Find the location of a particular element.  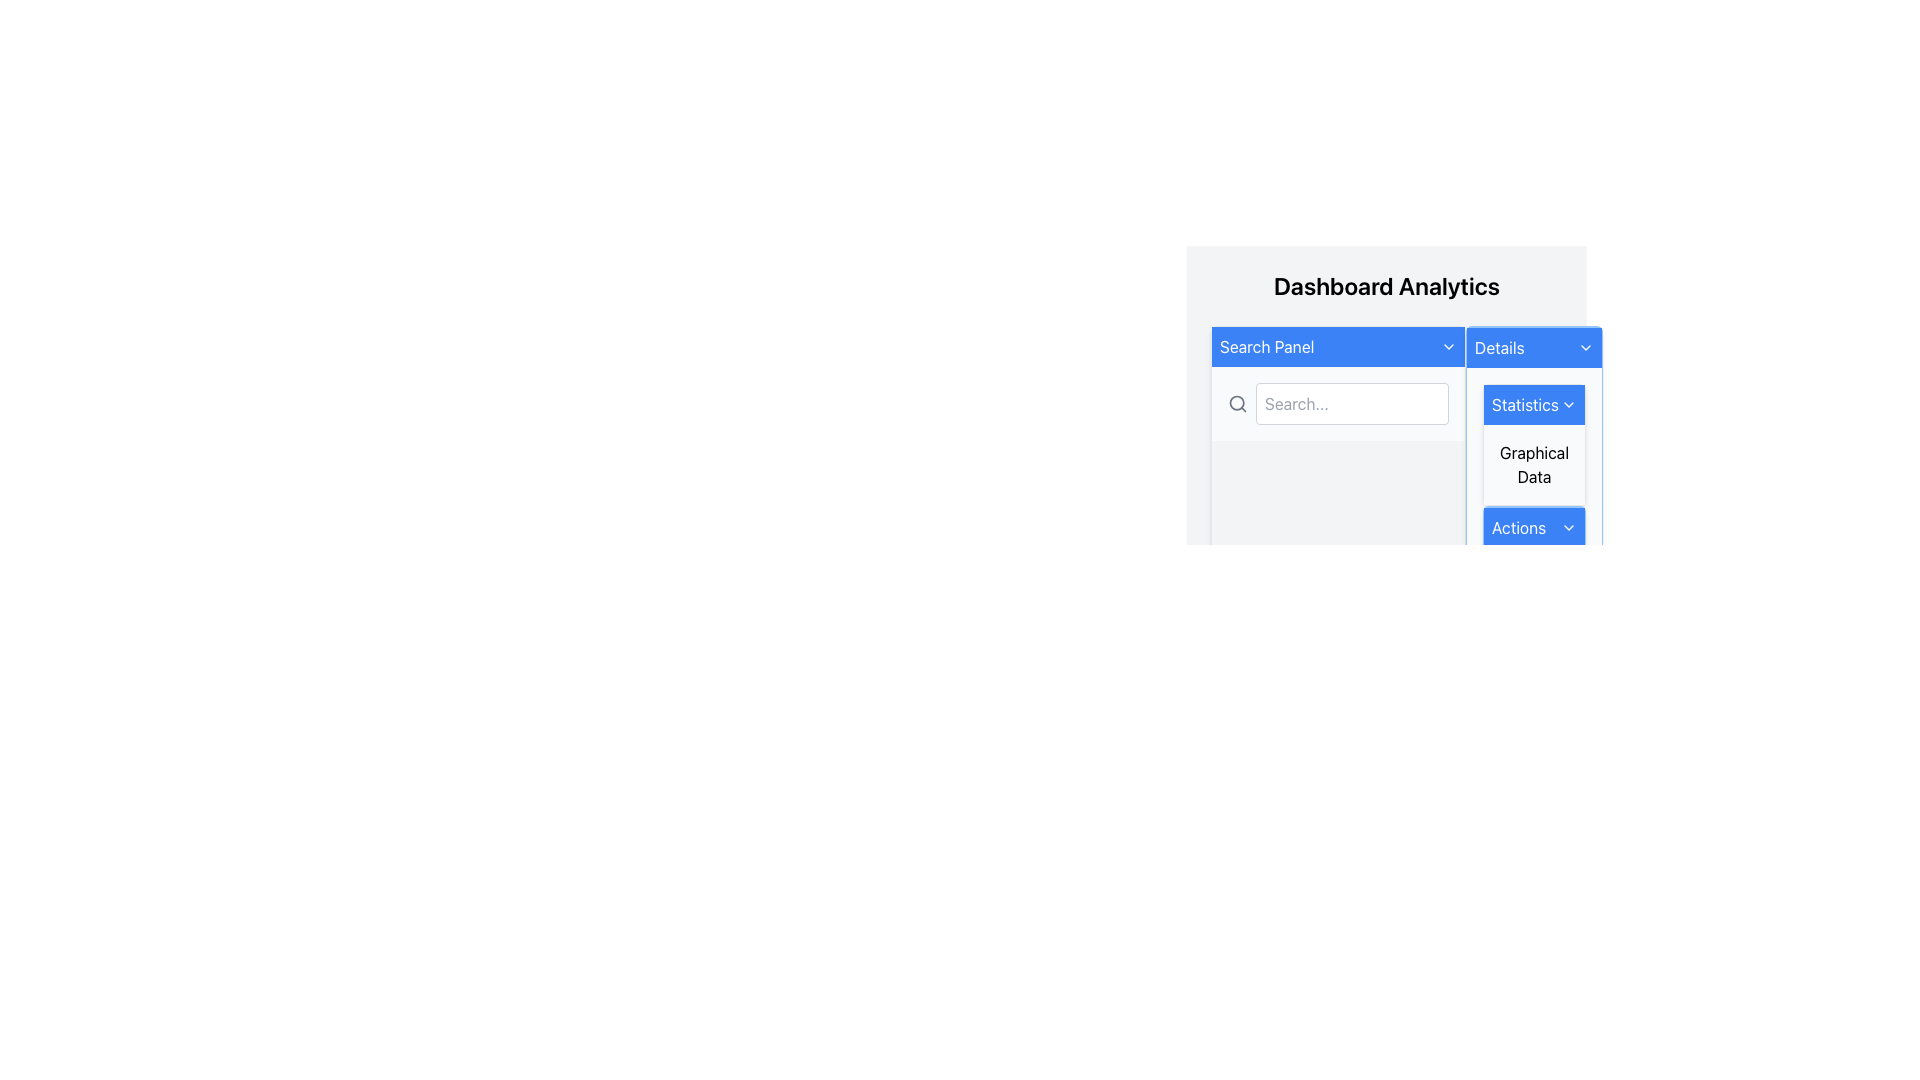

the icon located at the rightmost edge of the blue 'Statistics' button in the details panel is located at coordinates (1568, 405).